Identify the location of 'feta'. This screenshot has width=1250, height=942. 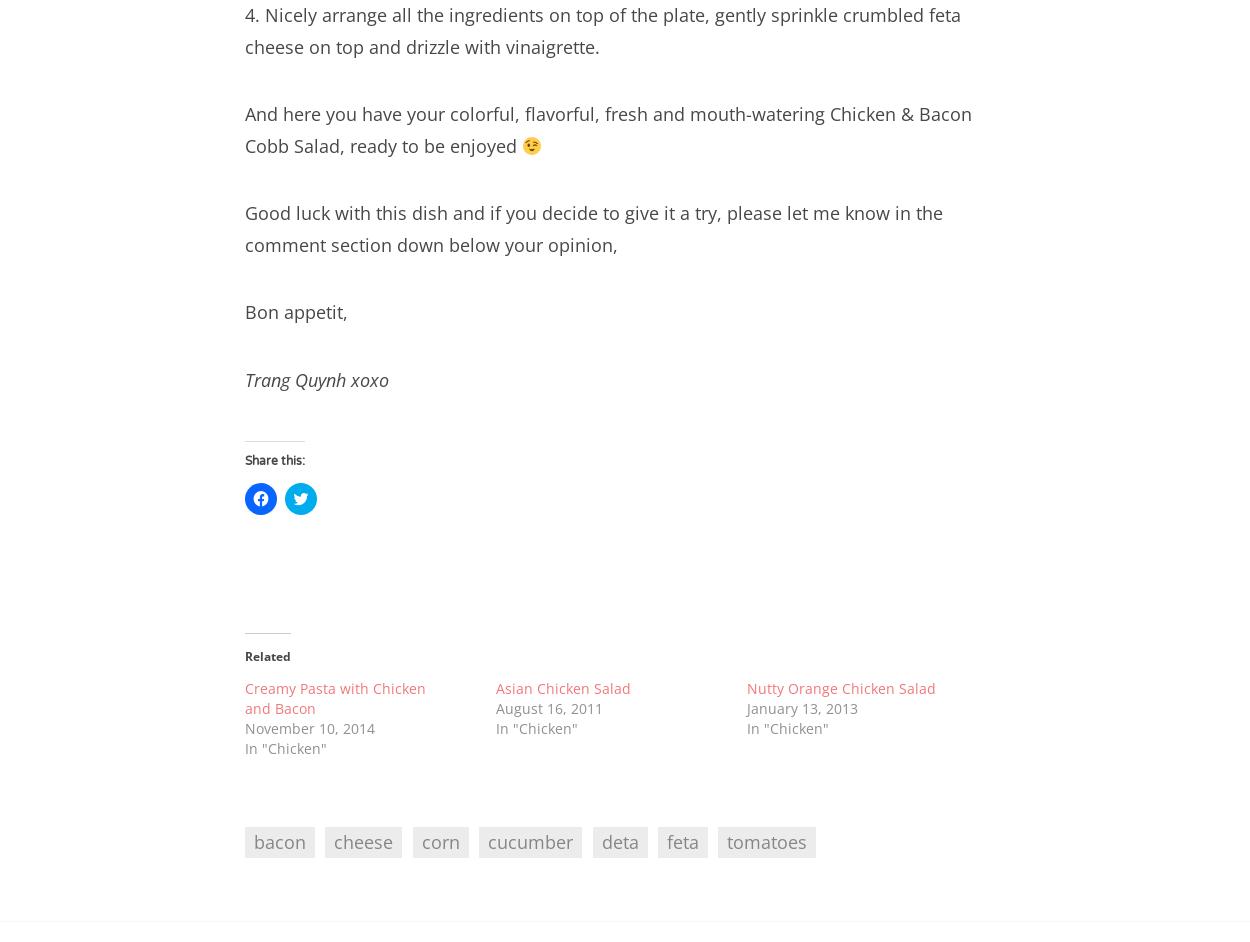
(682, 840).